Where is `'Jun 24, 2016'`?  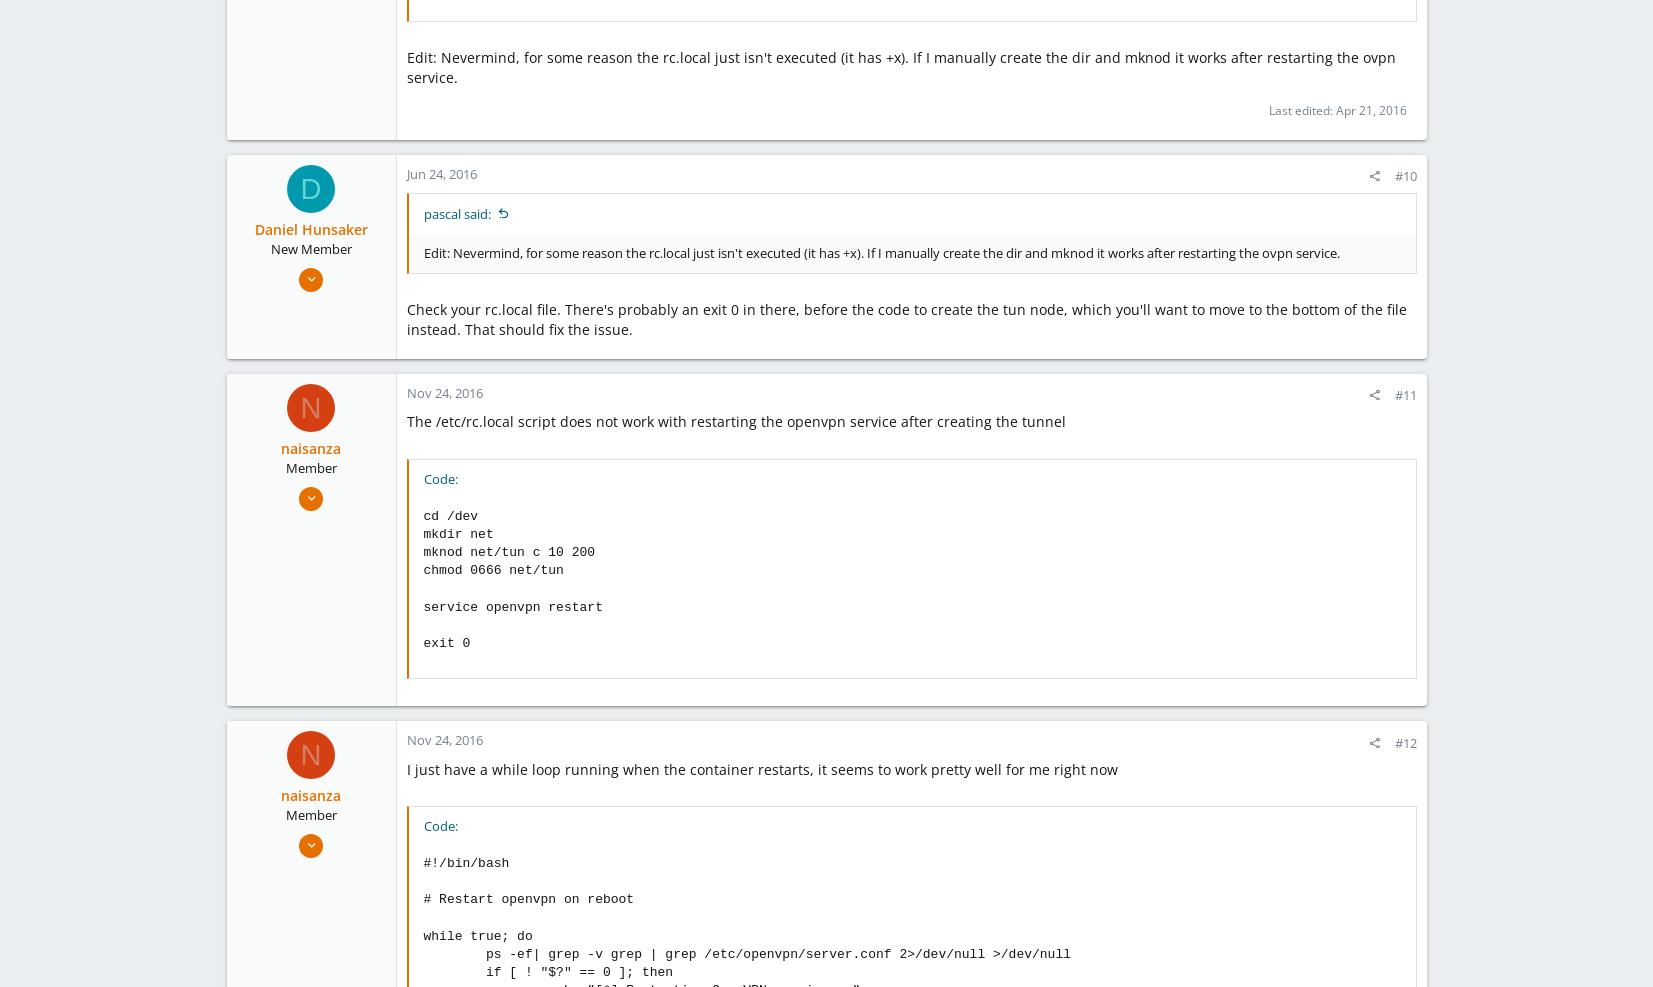
'Jun 24, 2016' is located at coordinates (440, 173).